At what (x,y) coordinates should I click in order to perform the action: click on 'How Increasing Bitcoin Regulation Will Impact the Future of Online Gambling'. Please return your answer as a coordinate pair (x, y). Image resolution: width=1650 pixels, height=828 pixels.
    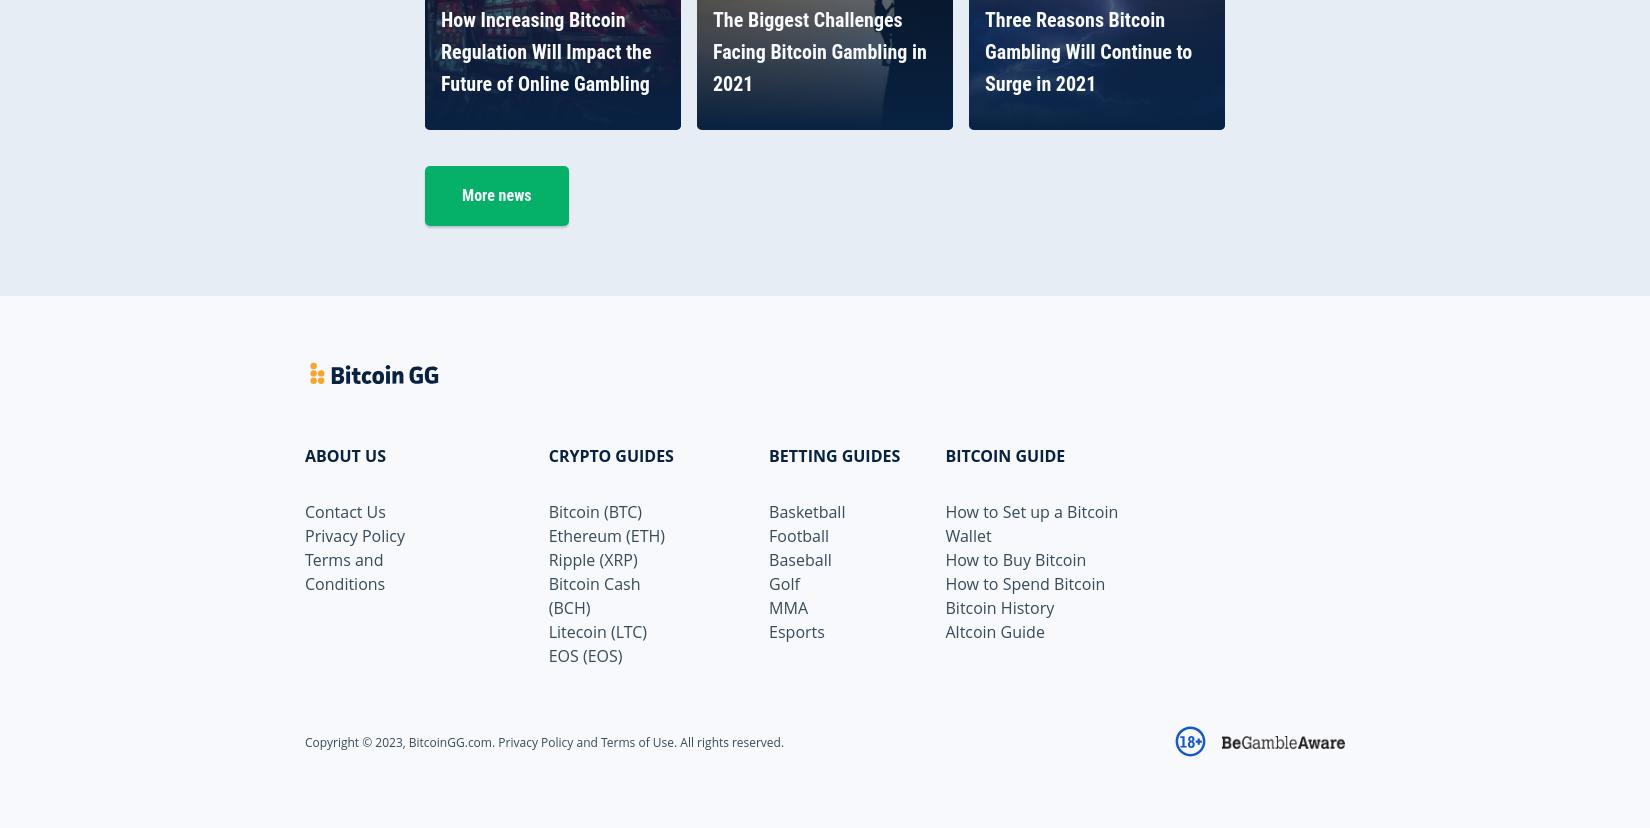
    Looking at the image, I should click on (440, 50).